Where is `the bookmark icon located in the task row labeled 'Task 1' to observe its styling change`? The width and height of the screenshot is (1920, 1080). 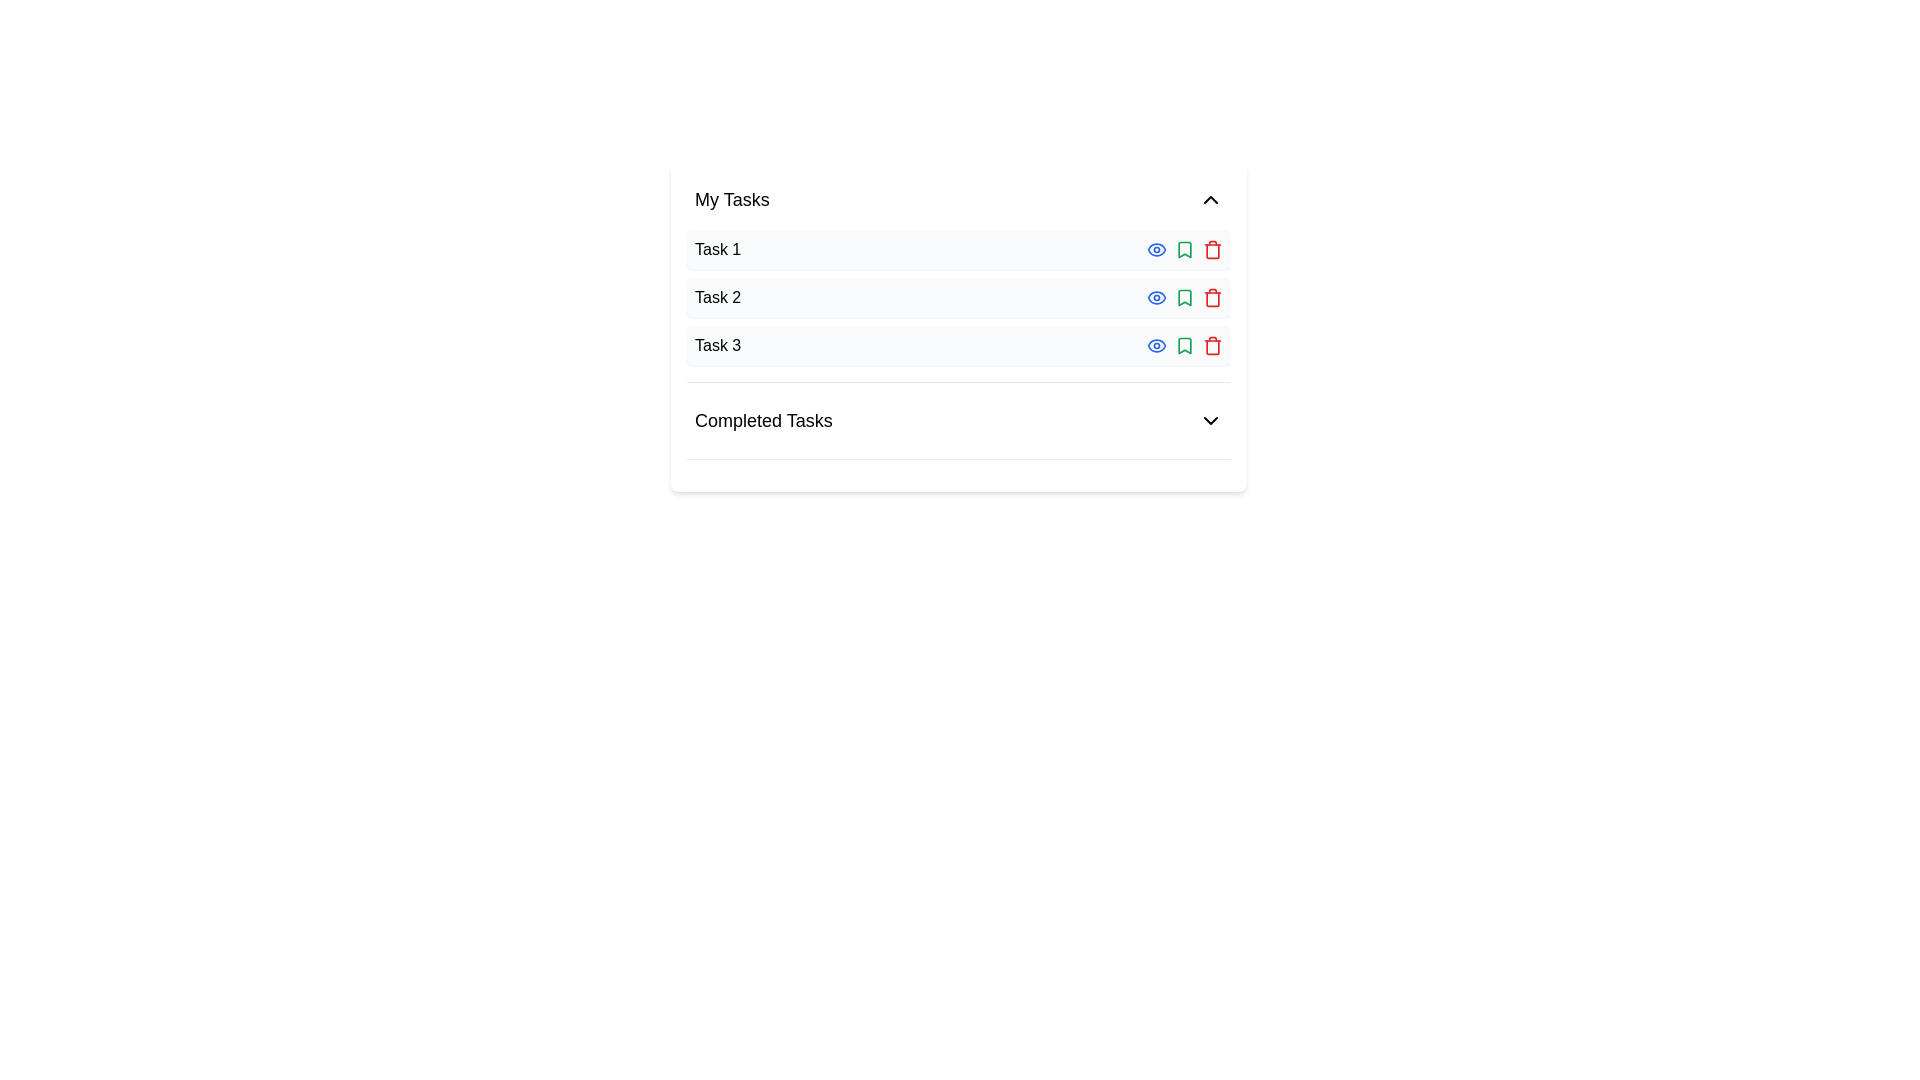 the bookmark icon located in the task row labeled 'Task 1' to observe its styling change is located at coordinates (1185, 249).